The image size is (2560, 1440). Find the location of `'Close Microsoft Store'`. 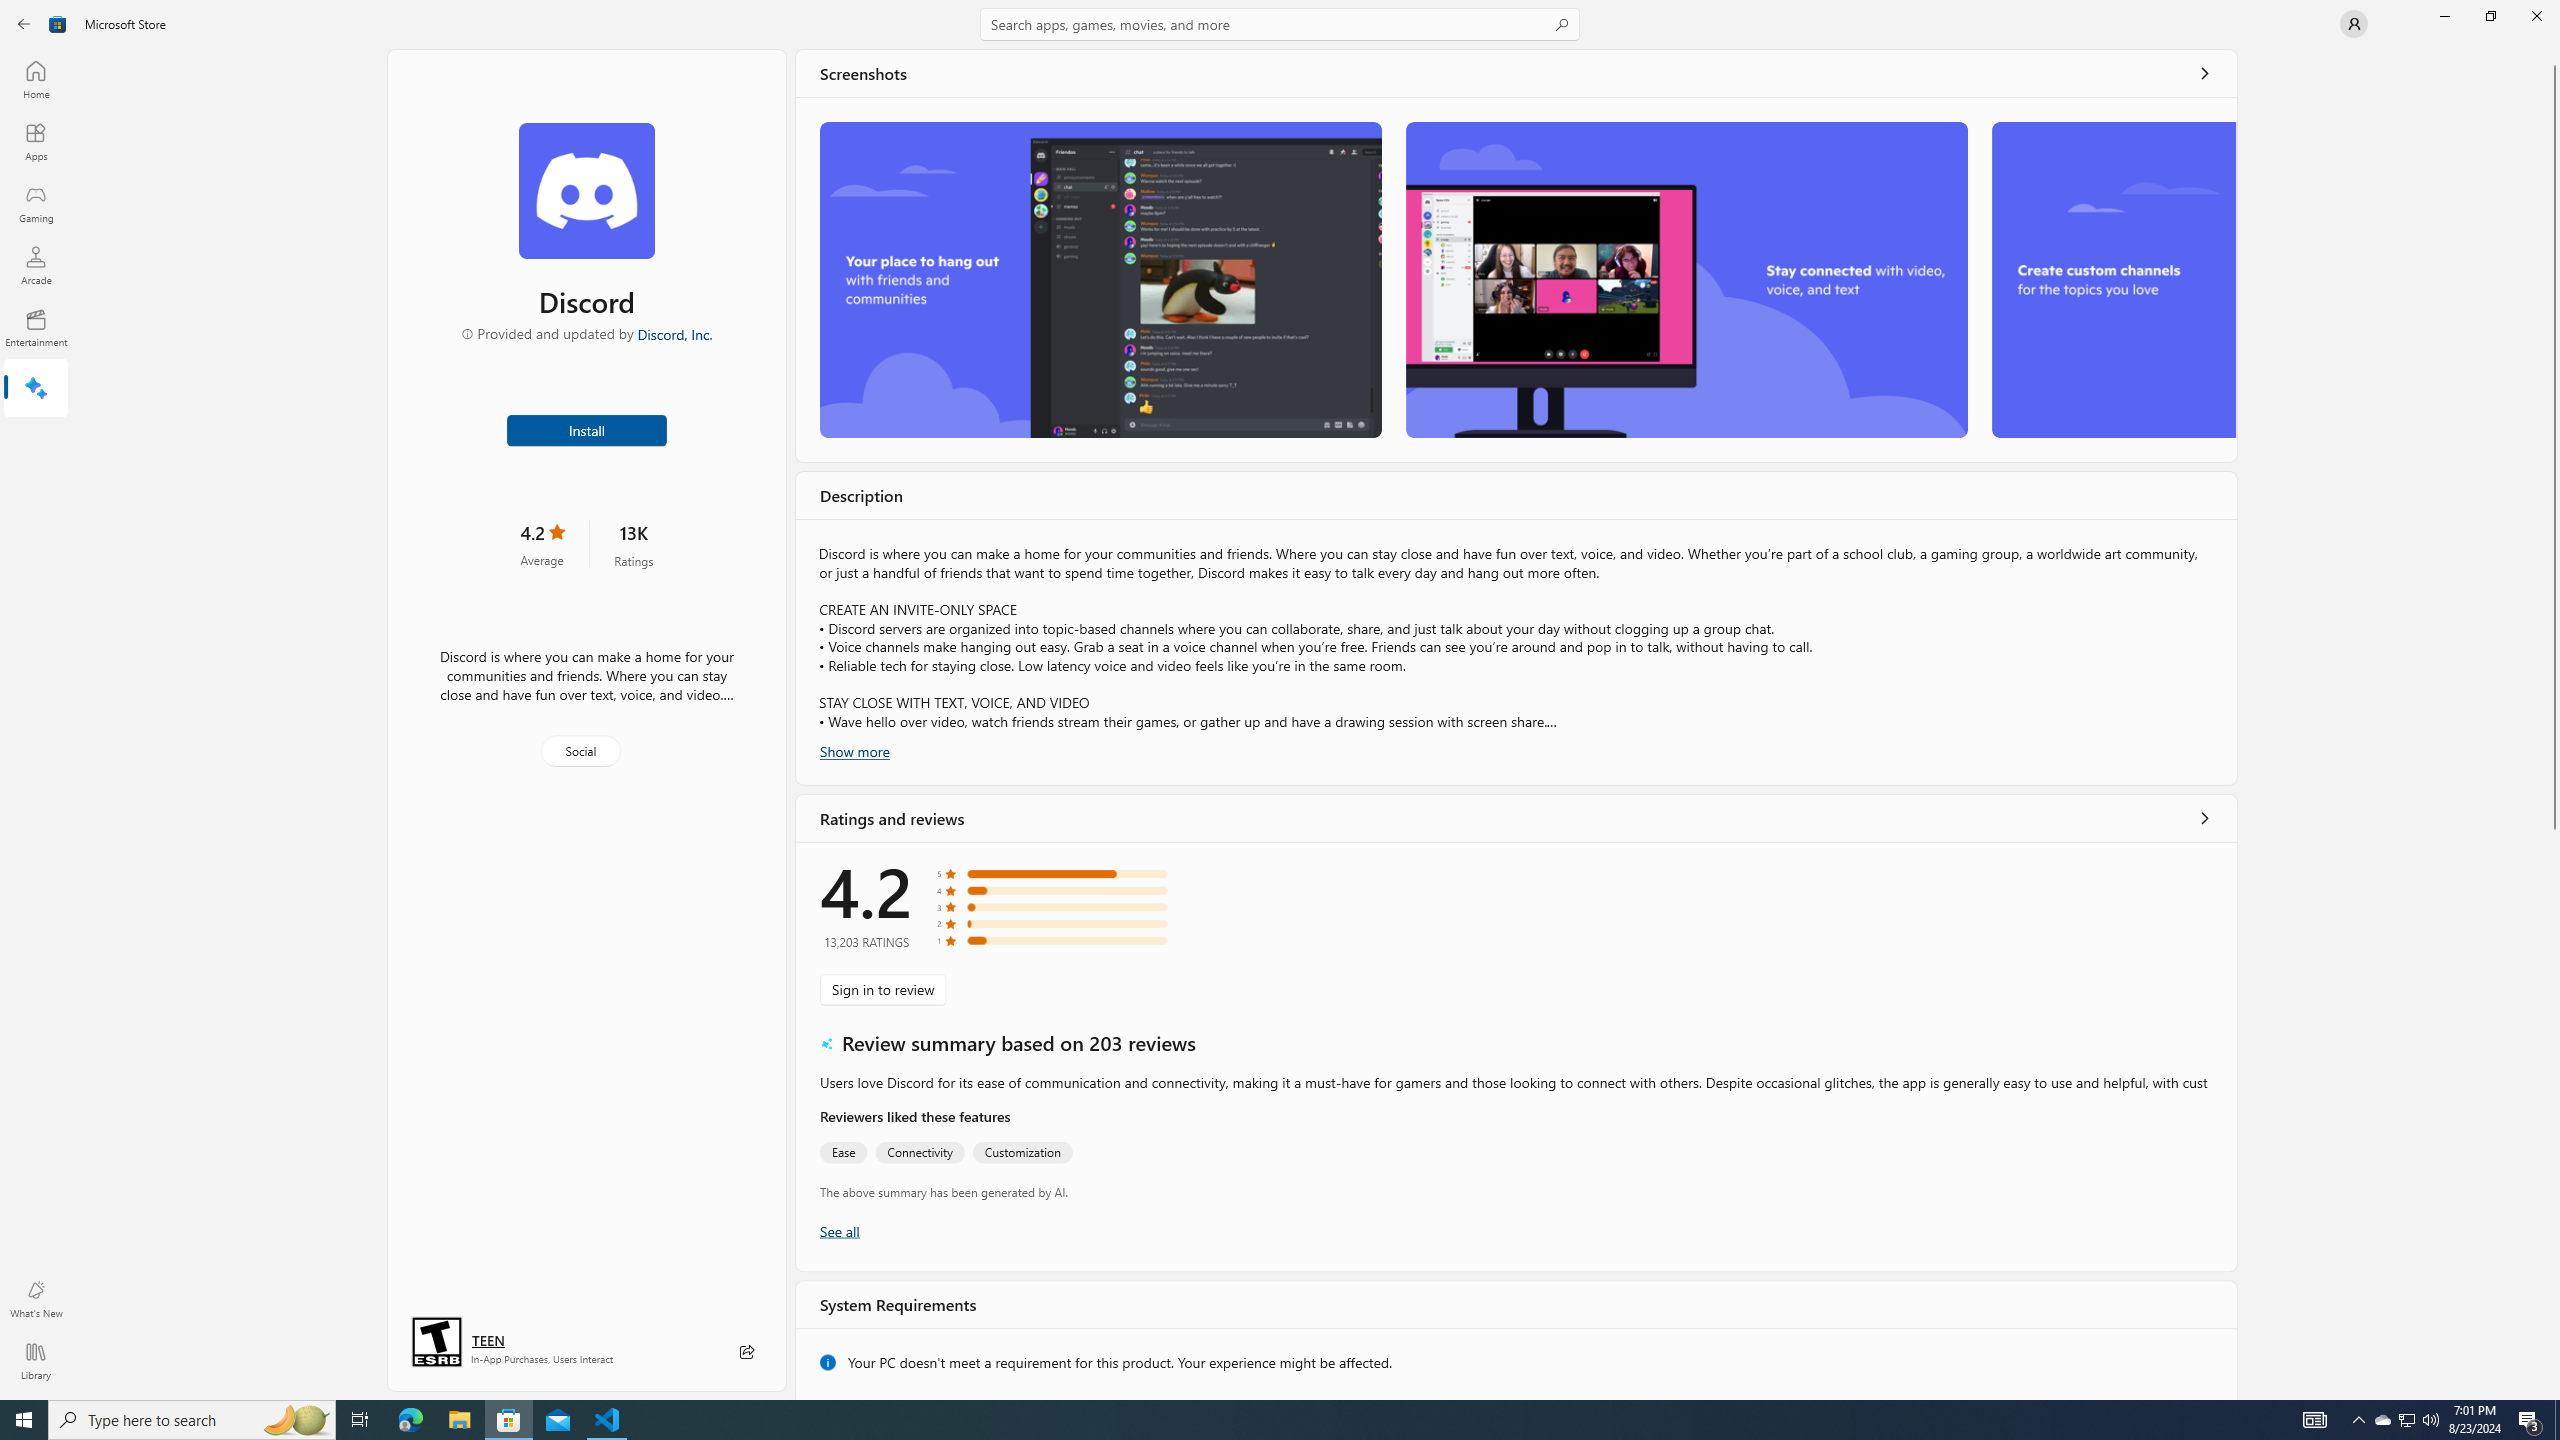

'Close Microsoft Store' is located at coordinates (2535, 15).